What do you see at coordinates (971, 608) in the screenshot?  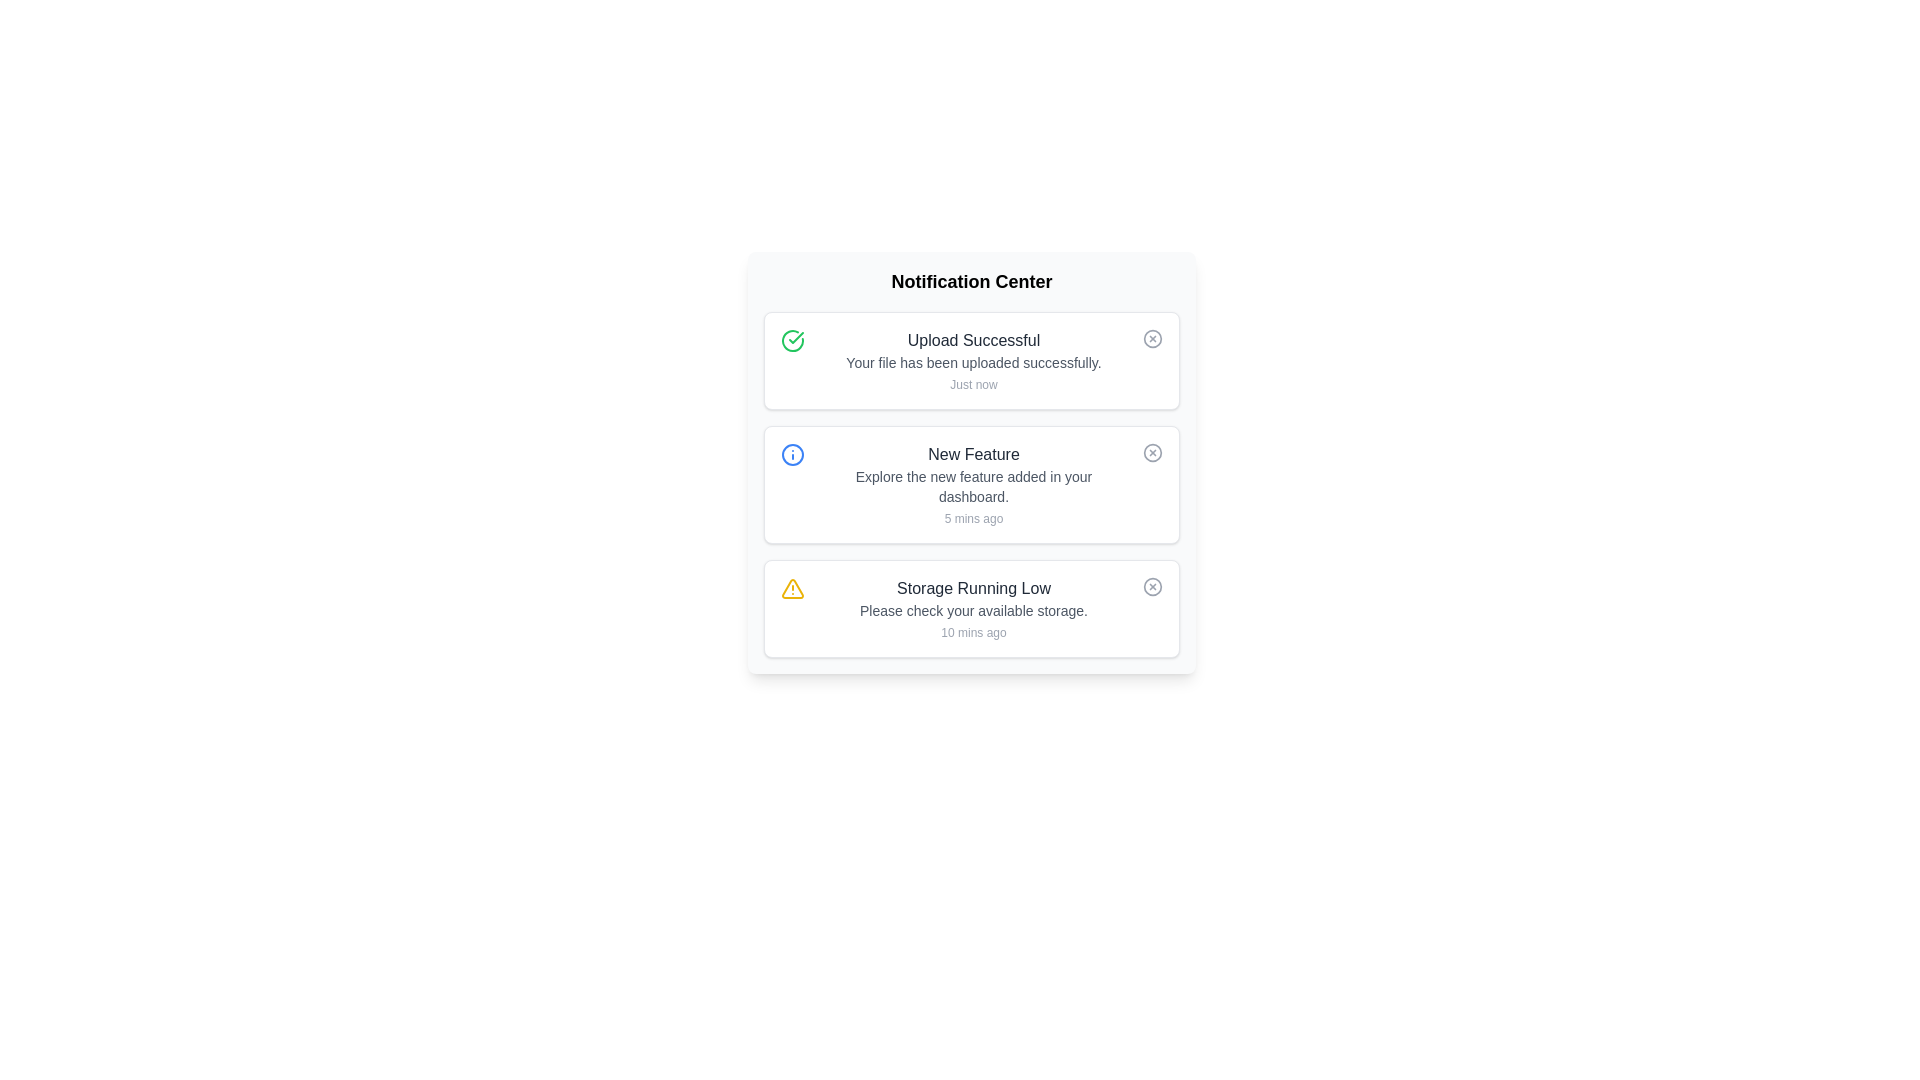 I see `details of the Notification card that alerts the user about low storage availability, which is the third notification in the Notification Center` at bounding box center [971, 608].